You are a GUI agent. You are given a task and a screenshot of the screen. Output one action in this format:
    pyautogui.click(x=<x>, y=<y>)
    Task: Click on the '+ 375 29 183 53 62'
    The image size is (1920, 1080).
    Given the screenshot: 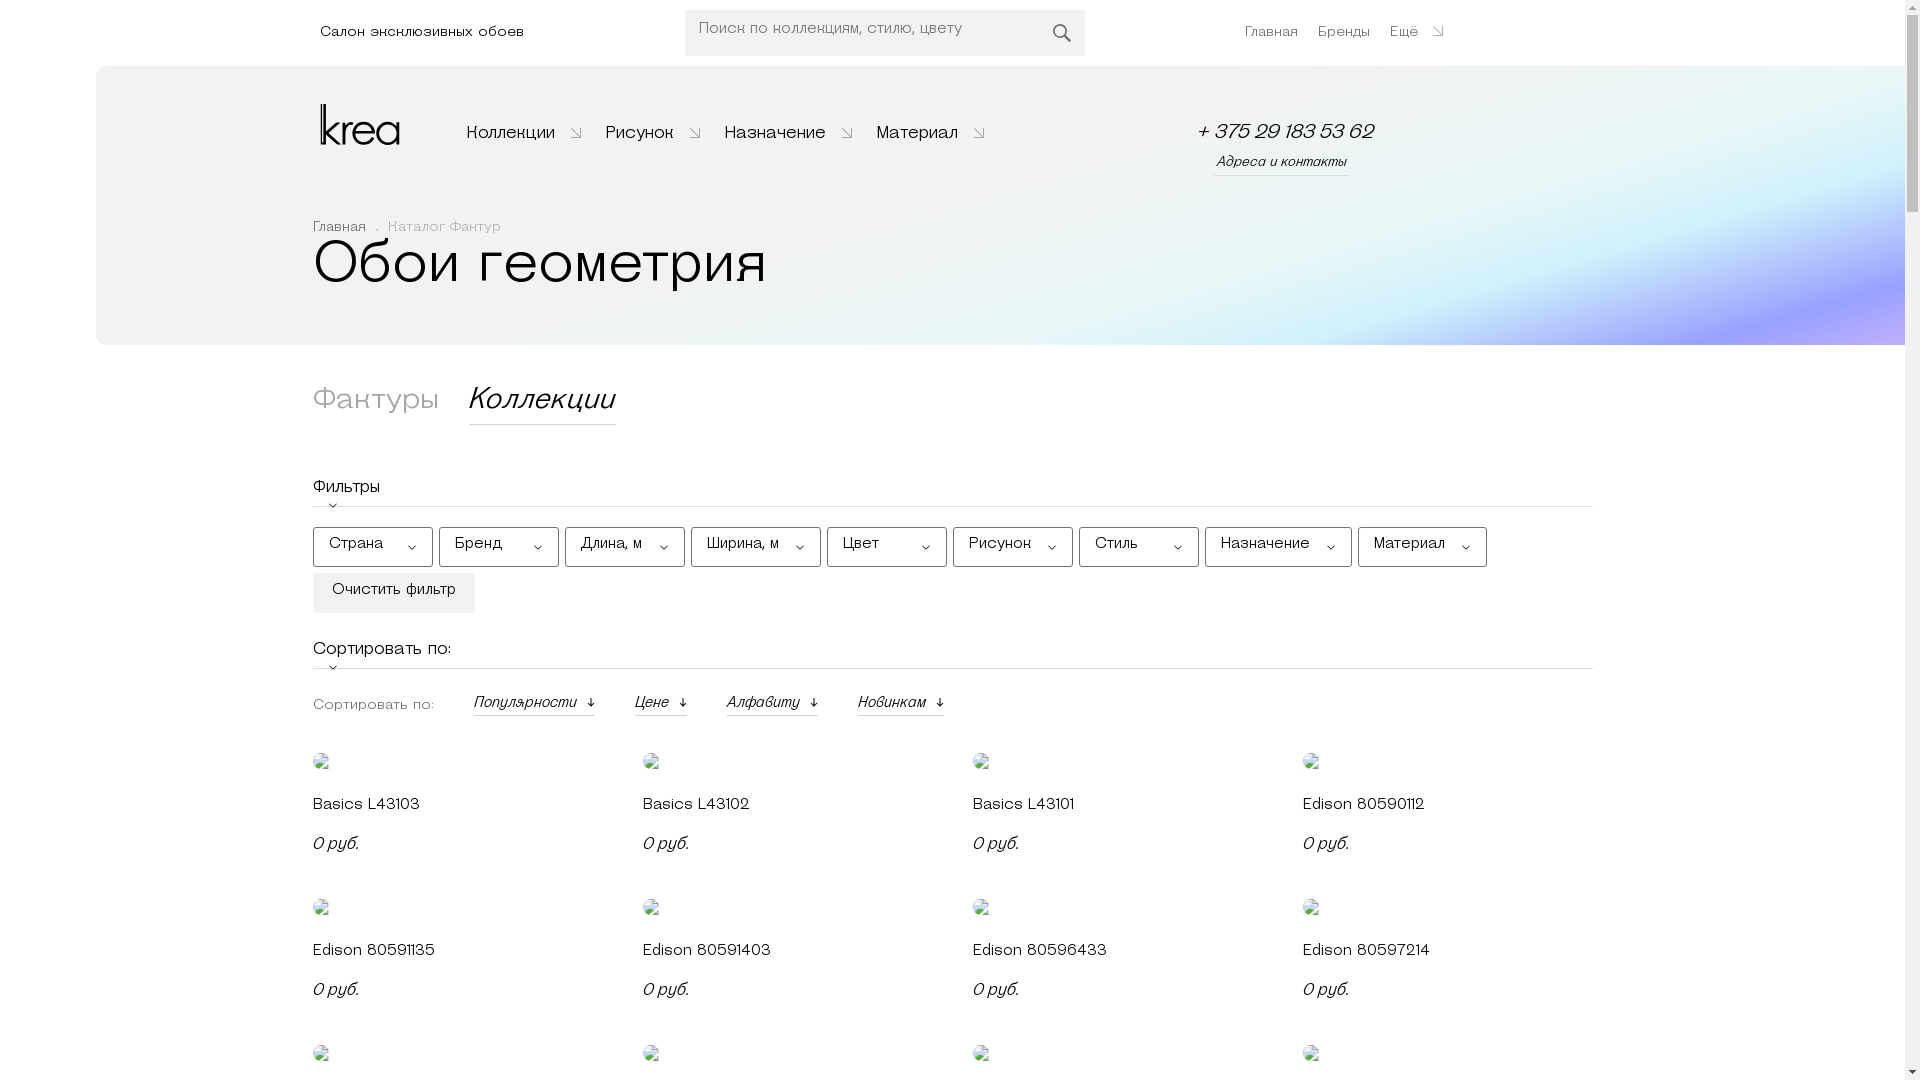 What is the action you would take?
    pyautogui.click(x=1196, y=131)
    